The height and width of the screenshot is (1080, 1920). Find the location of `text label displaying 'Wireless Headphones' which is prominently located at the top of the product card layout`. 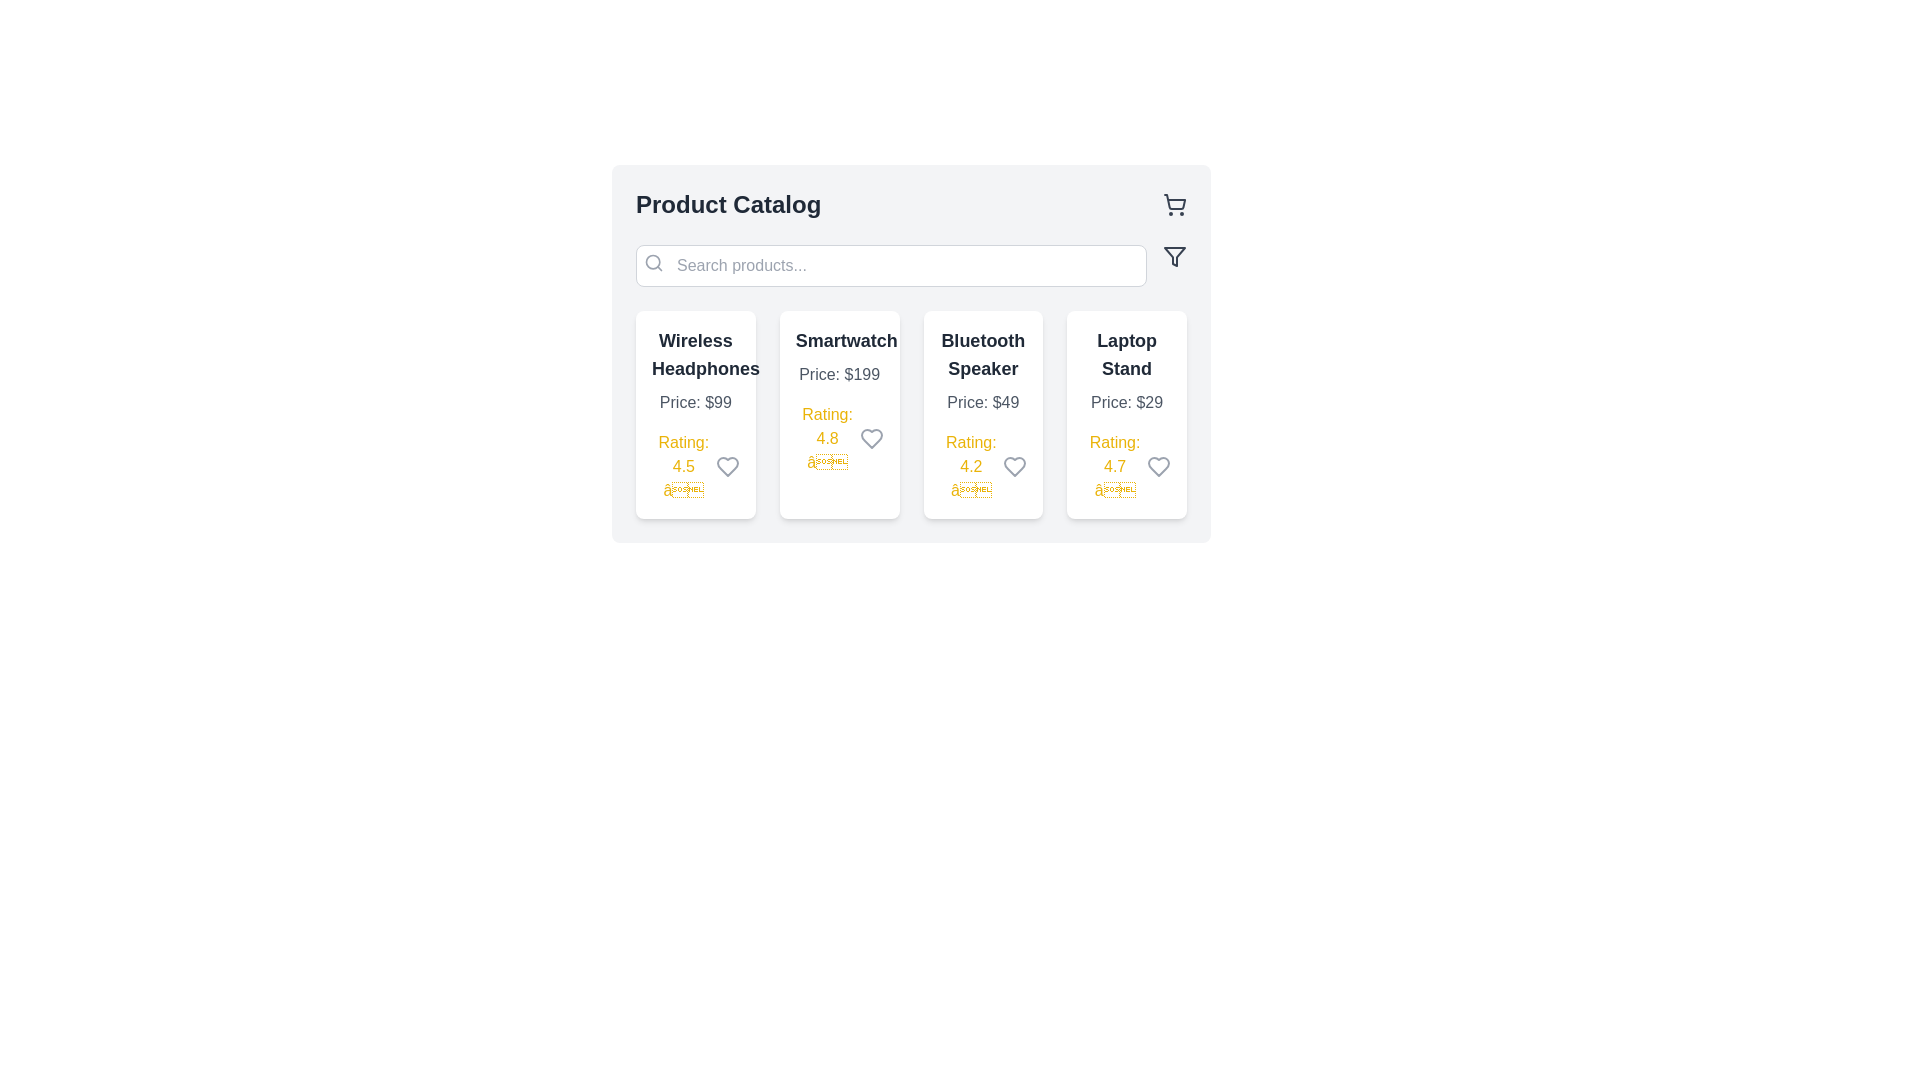

text label displaying 'Wireless Headphones' which is prominently located at the top of the product card layout is located at coordinates (695, 353).